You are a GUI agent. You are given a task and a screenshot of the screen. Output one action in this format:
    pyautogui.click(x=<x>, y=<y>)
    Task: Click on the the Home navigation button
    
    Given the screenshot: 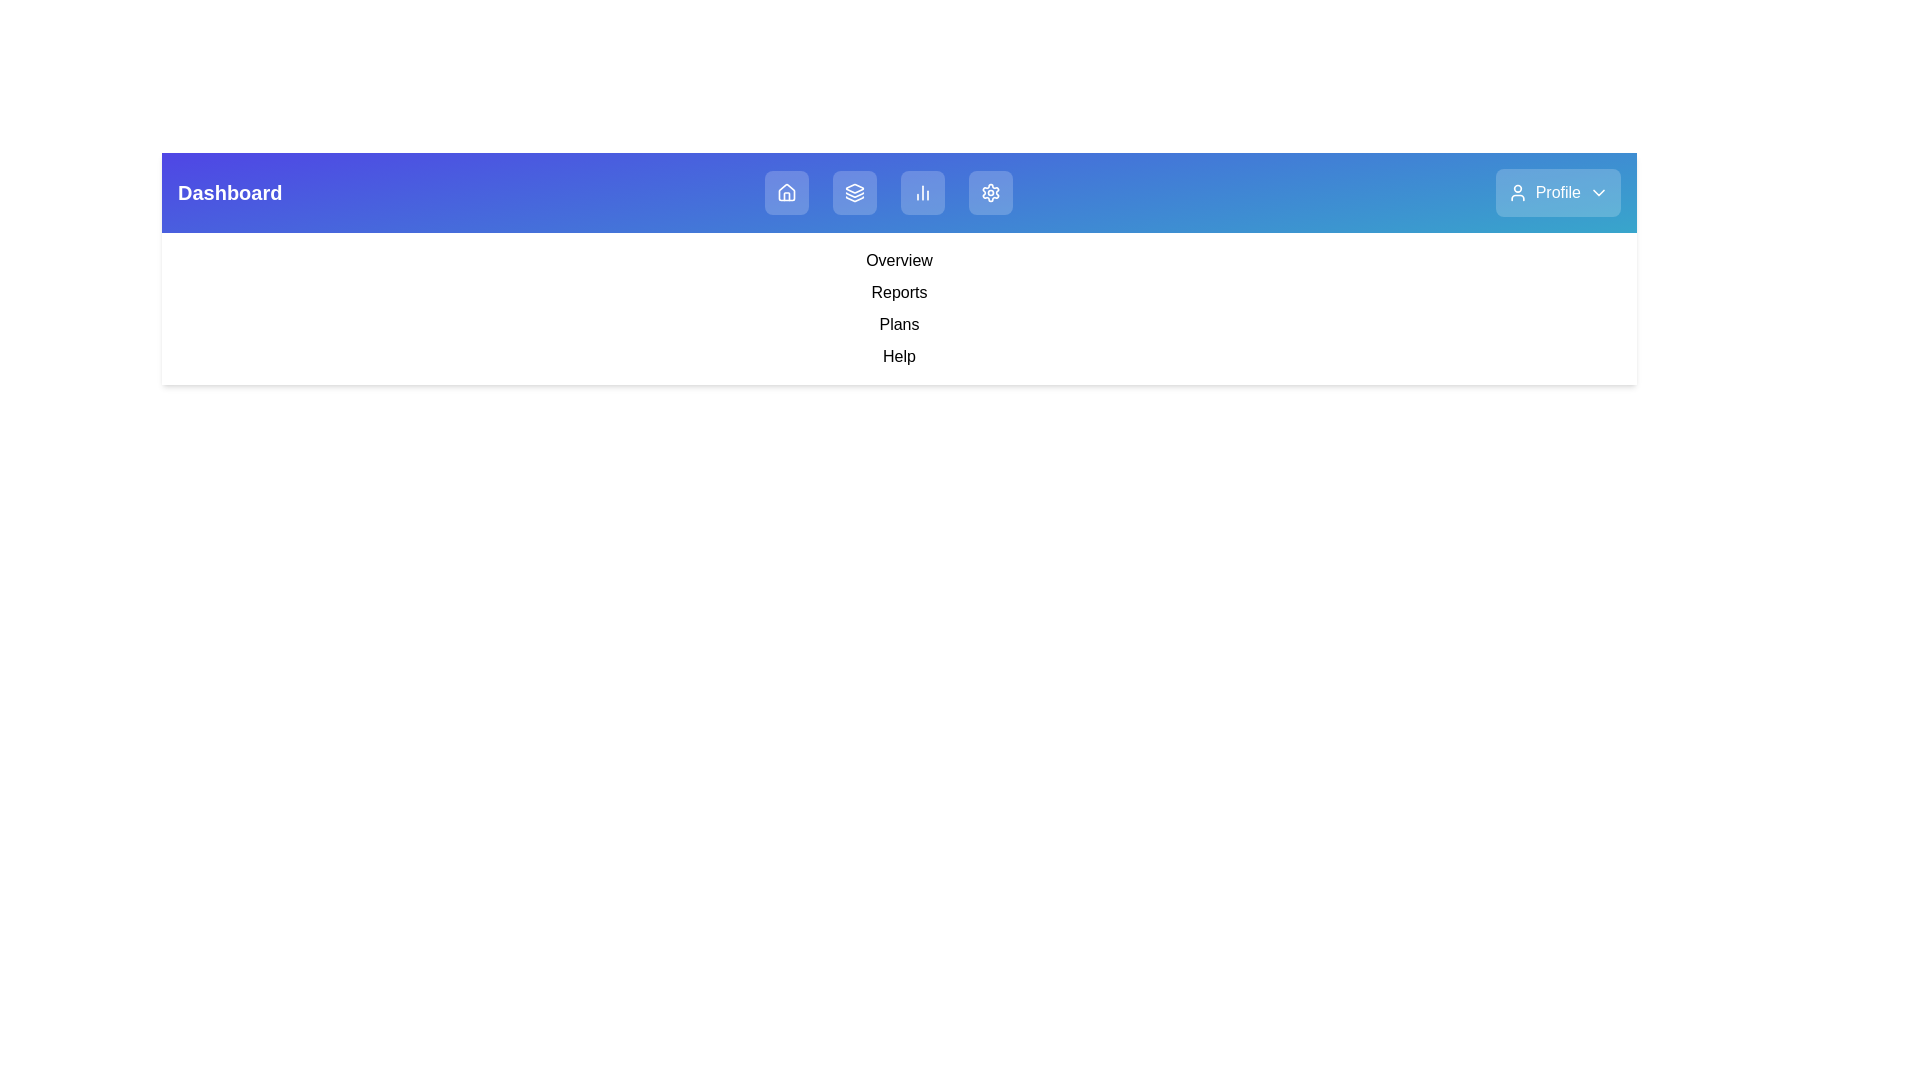 What is the action you would take?
    pyautogui.click(x=786, y=192)
    